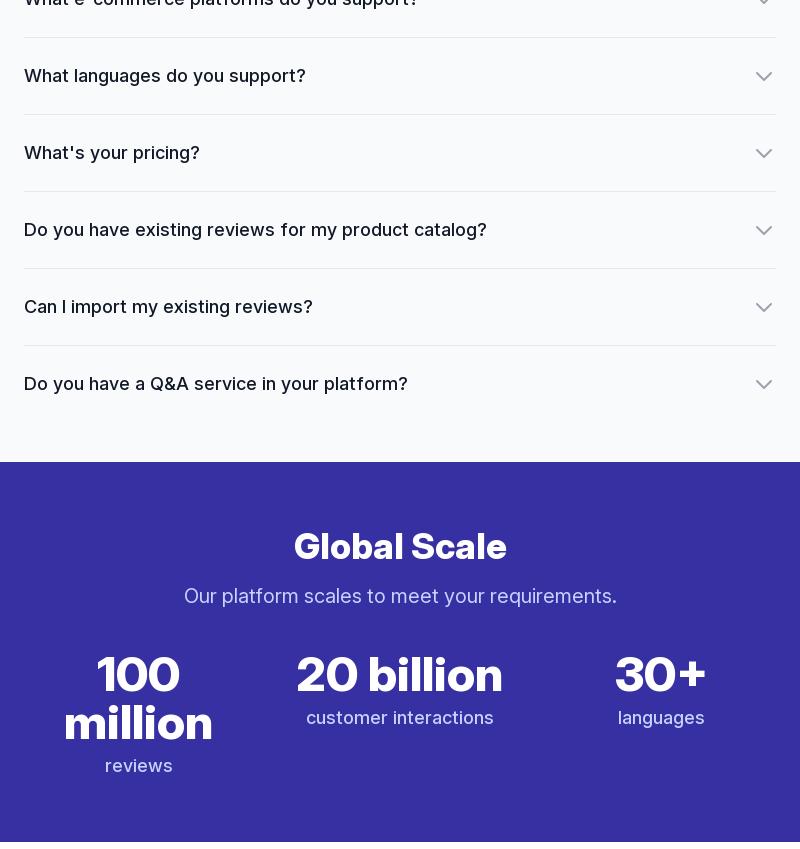 This screenshot has width=800, height=849. What do you see at coordinates (138, 764) in the screenshot?
I see `'reviews'` at bounding box center [138, 764].